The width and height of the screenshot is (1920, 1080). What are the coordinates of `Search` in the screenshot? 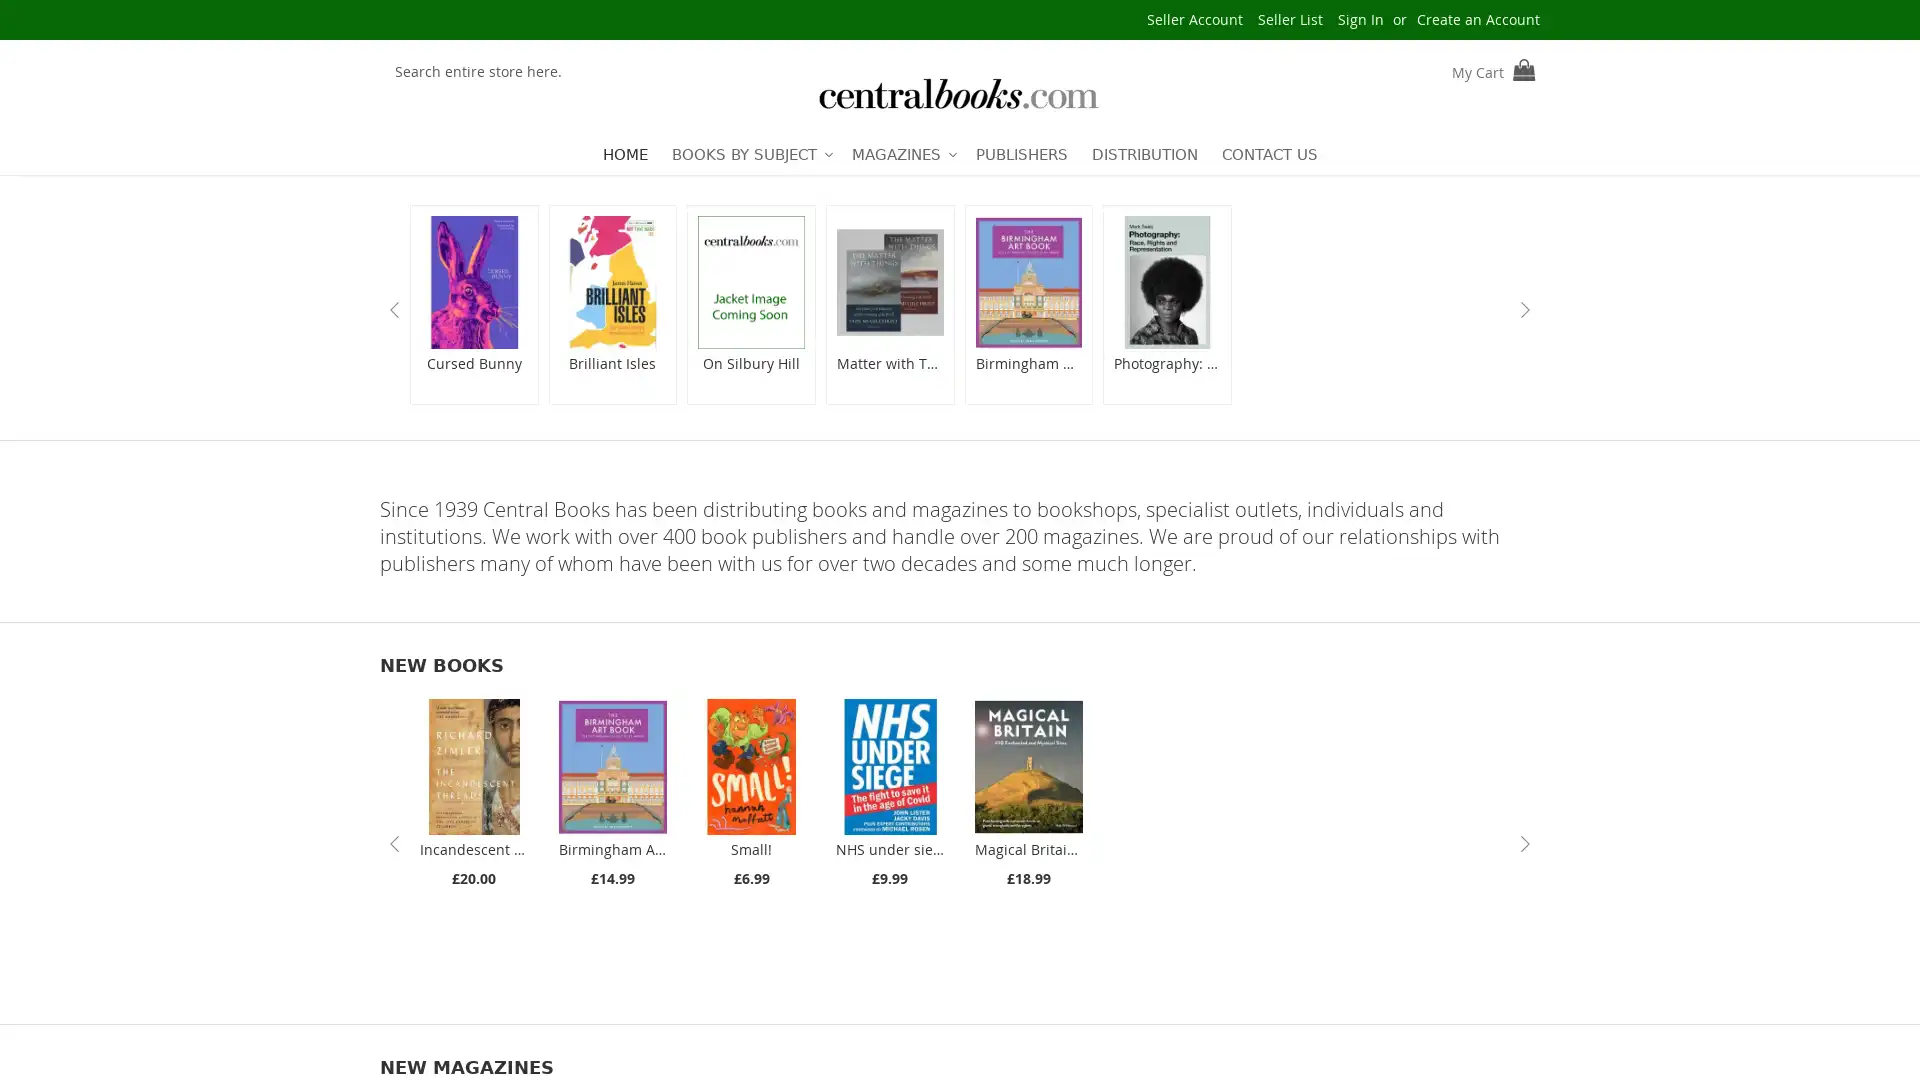 It's located at (616, 68).